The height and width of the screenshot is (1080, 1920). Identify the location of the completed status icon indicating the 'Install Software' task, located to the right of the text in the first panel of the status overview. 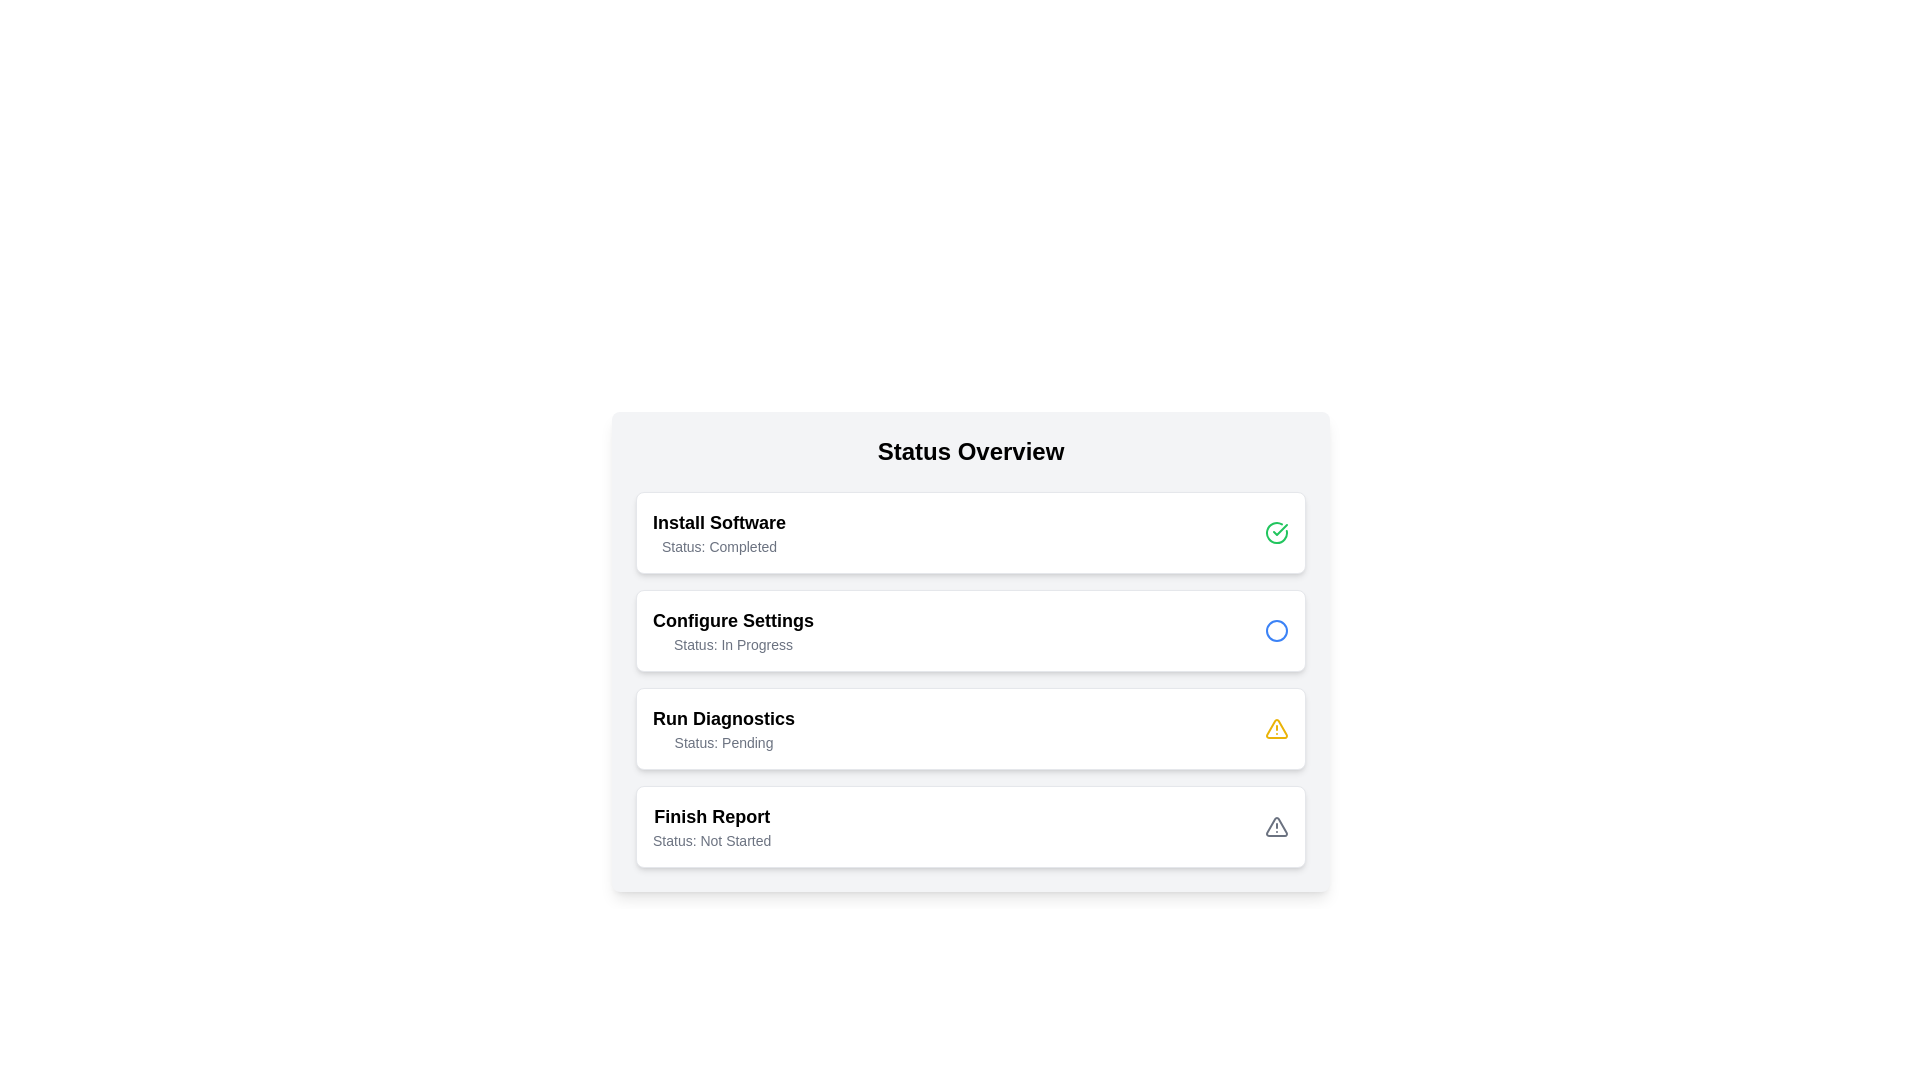
(1280, 528).